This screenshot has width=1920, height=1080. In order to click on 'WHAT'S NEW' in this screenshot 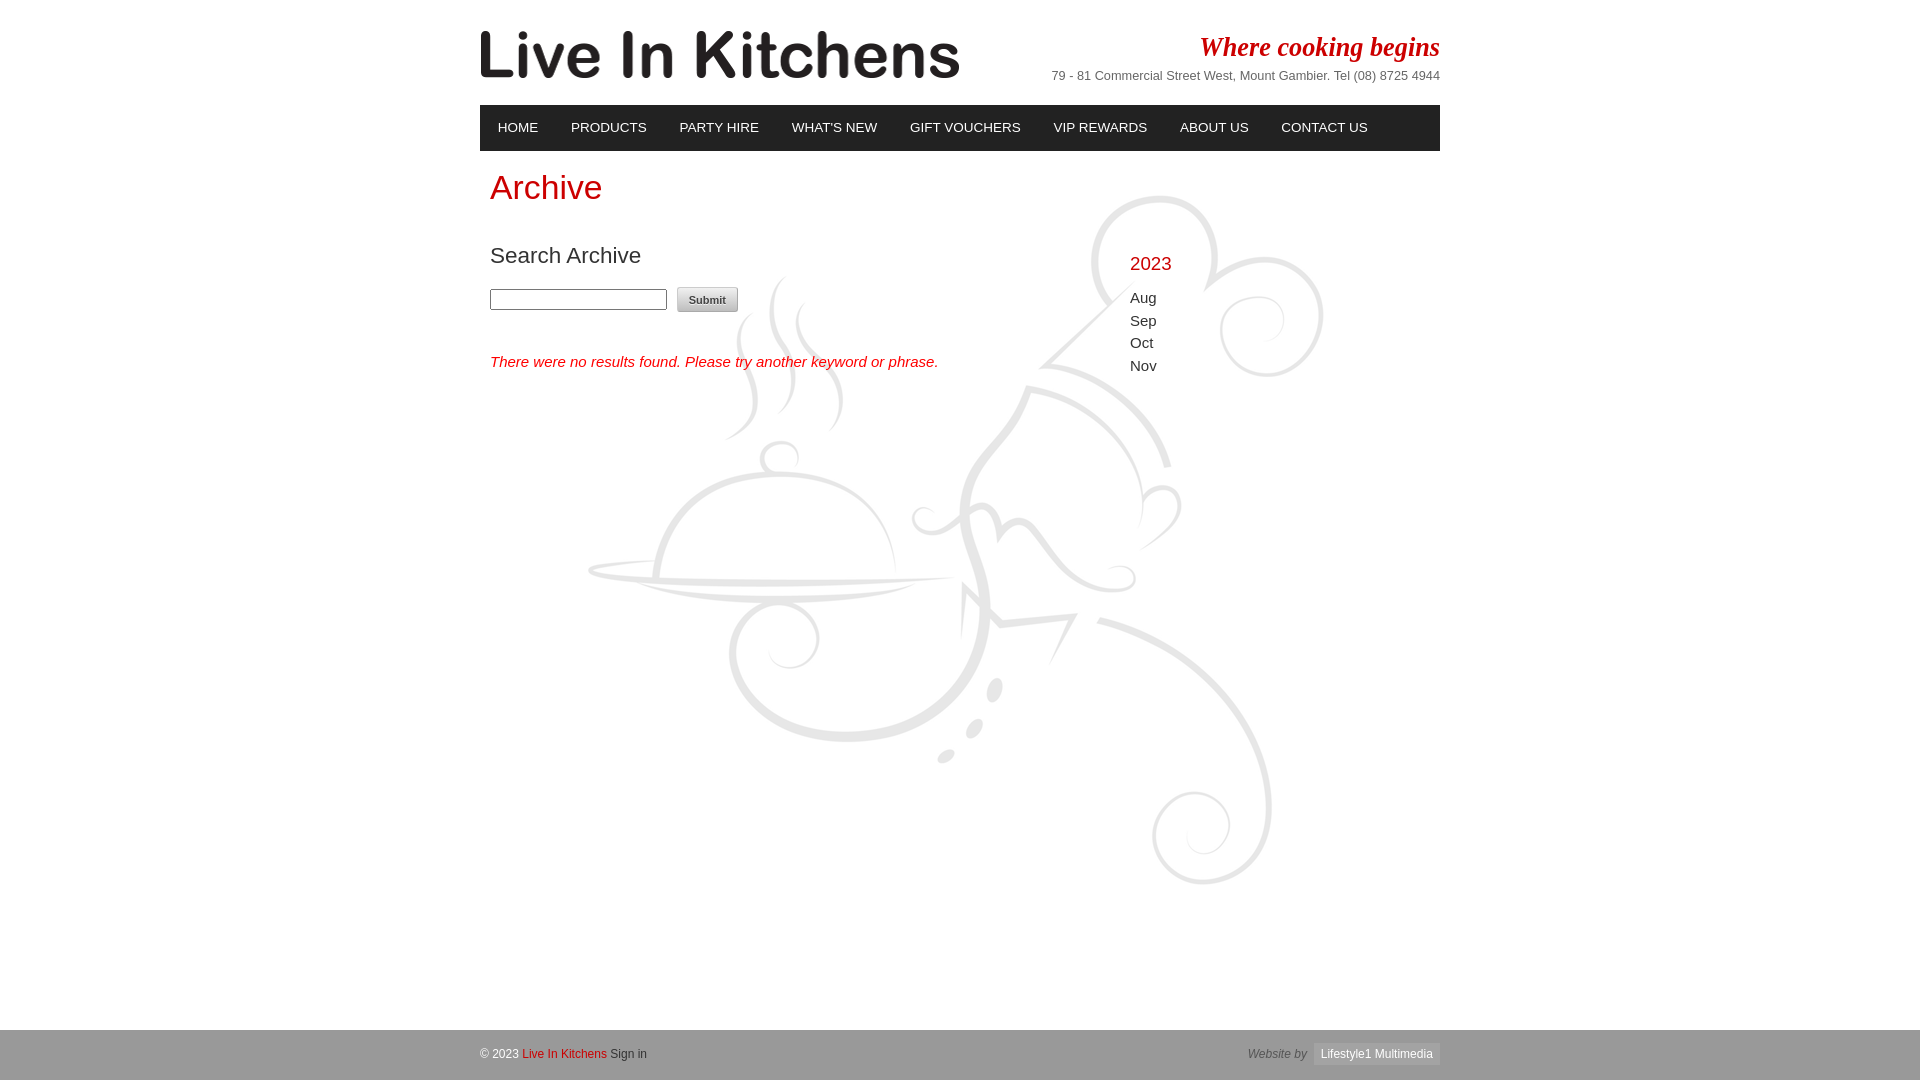, I will do `click(833, 128)`.